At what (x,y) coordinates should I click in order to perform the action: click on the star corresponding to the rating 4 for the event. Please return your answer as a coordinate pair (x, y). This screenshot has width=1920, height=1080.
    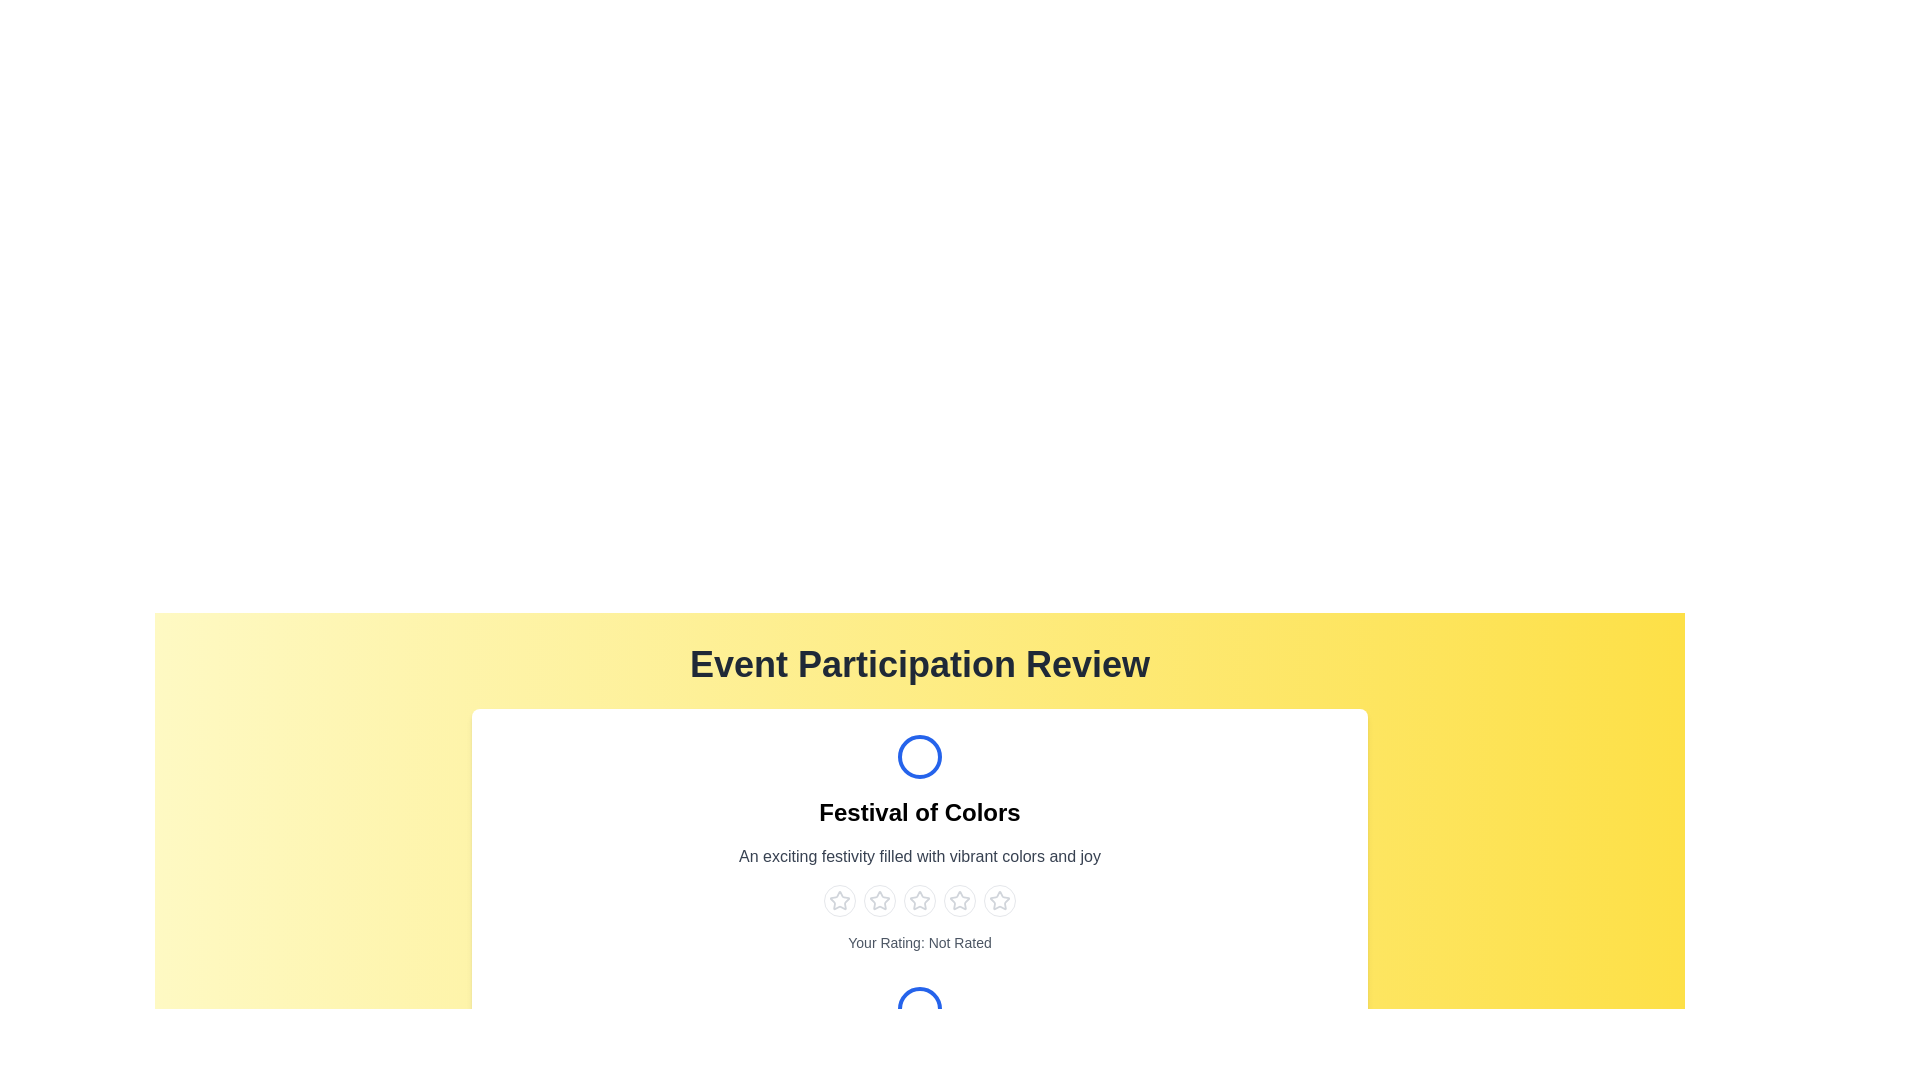
    Looking at the image, I should click on (960, 901).